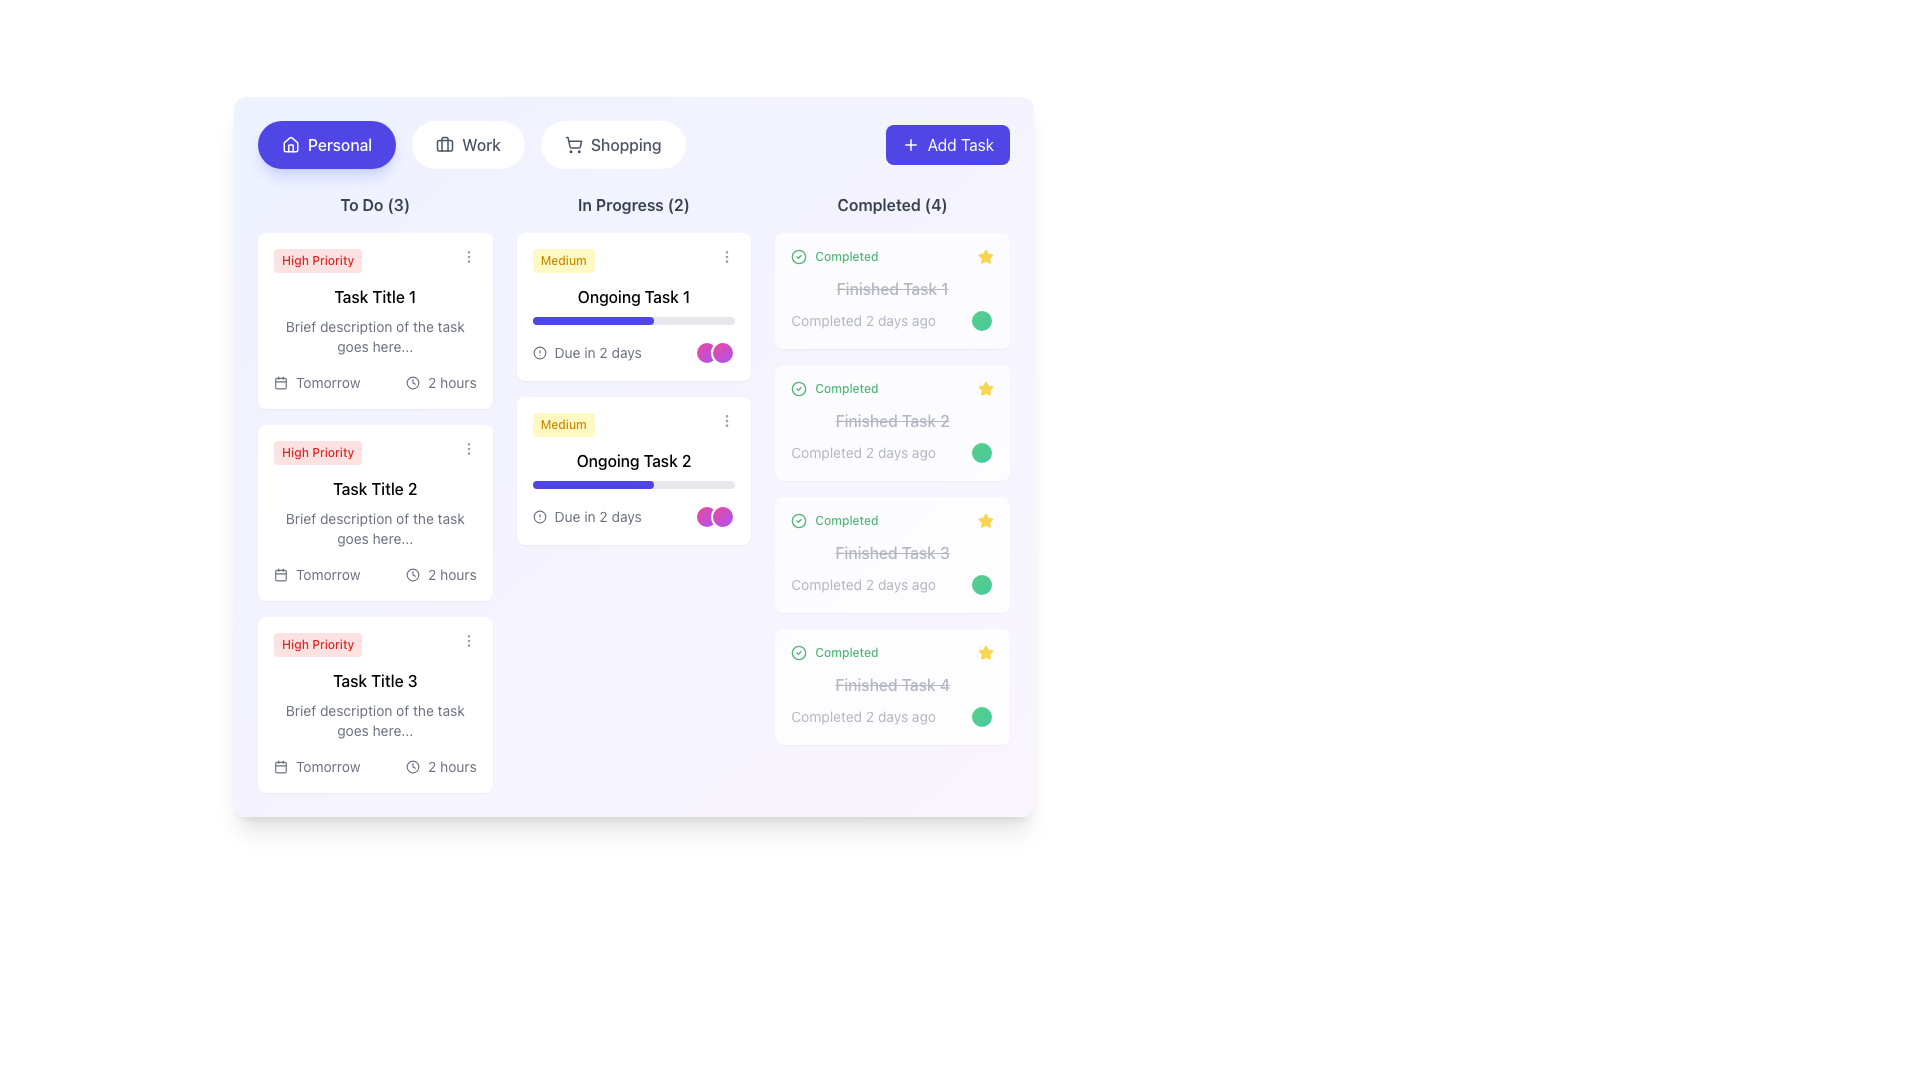 The image size is (1920, 1080). I want to click on the star-shaped icon with a yellow fill in the 'Completed' section, located in the third column, aligned to the right of 'Finished Task 2', so click(985, 389).